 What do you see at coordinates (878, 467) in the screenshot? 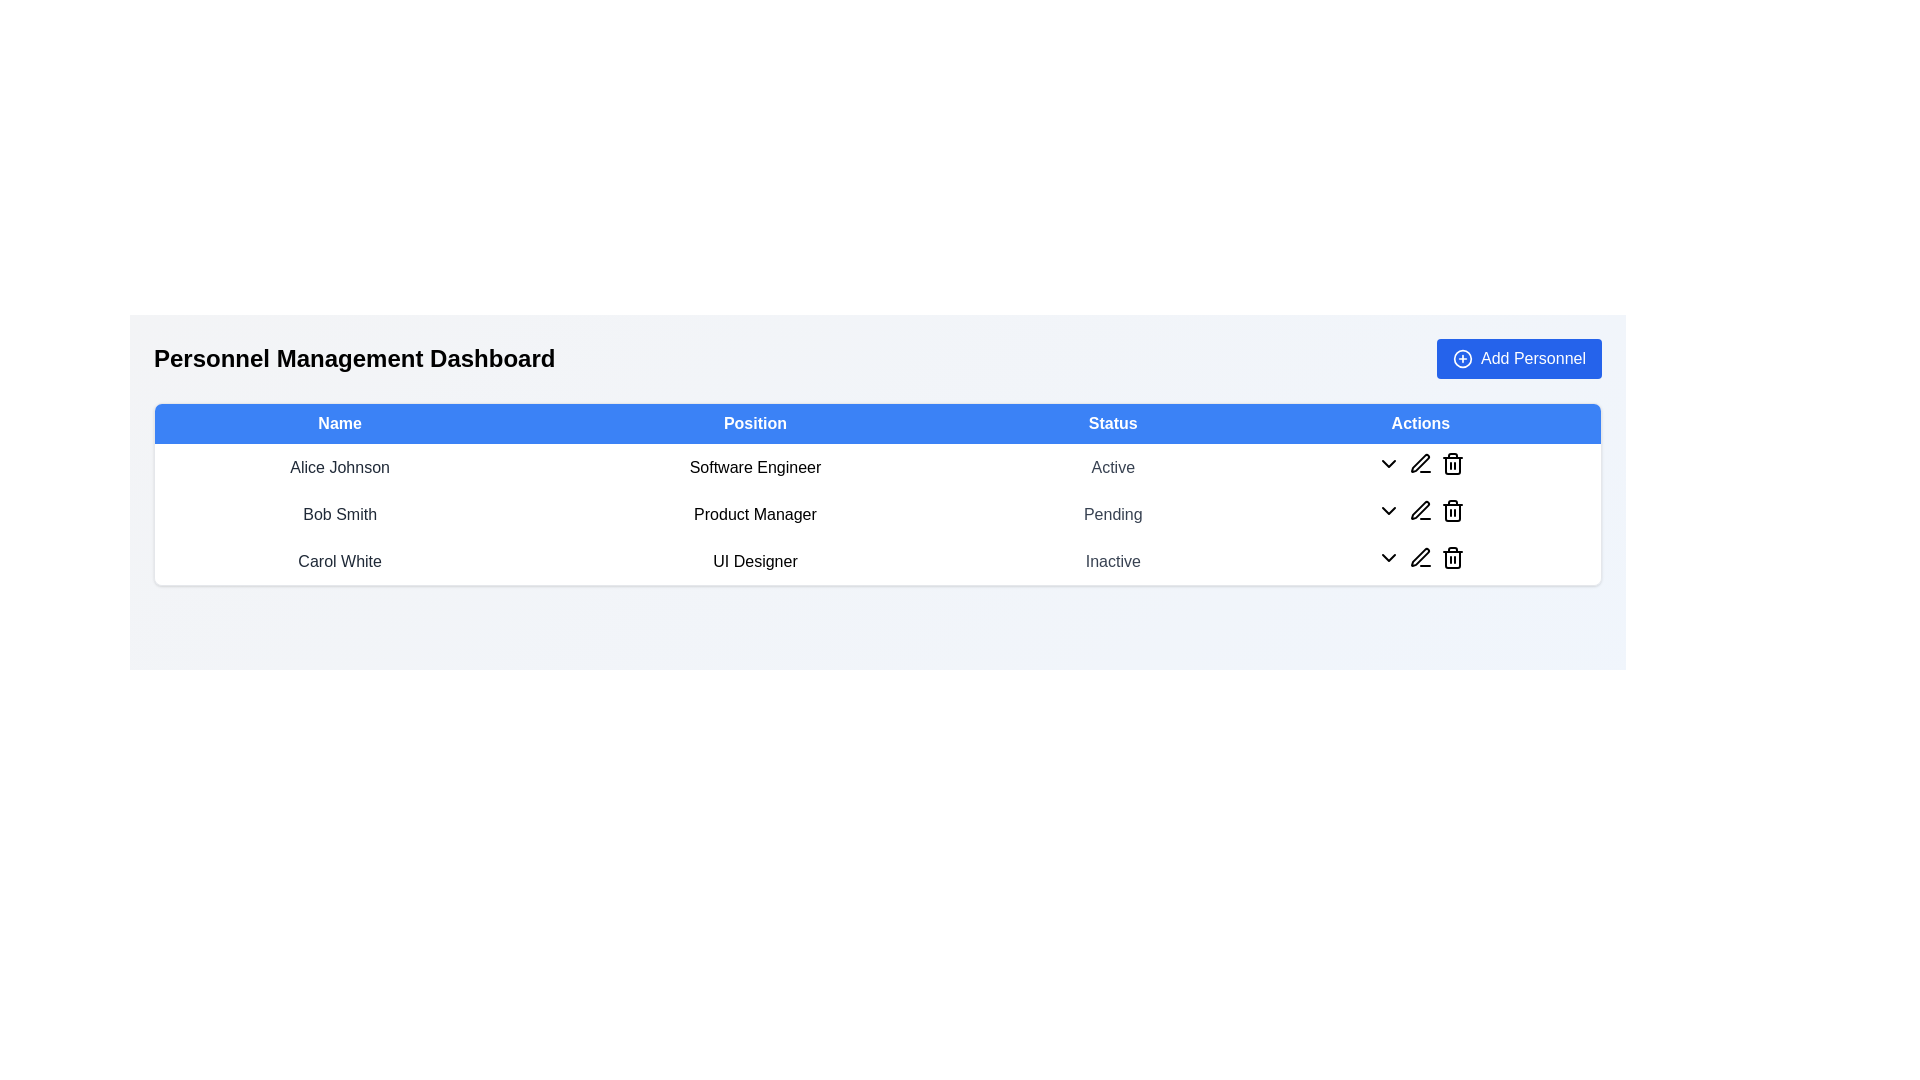
I see `the Text row entry within the personnel table` at bounding box center [878, 467].